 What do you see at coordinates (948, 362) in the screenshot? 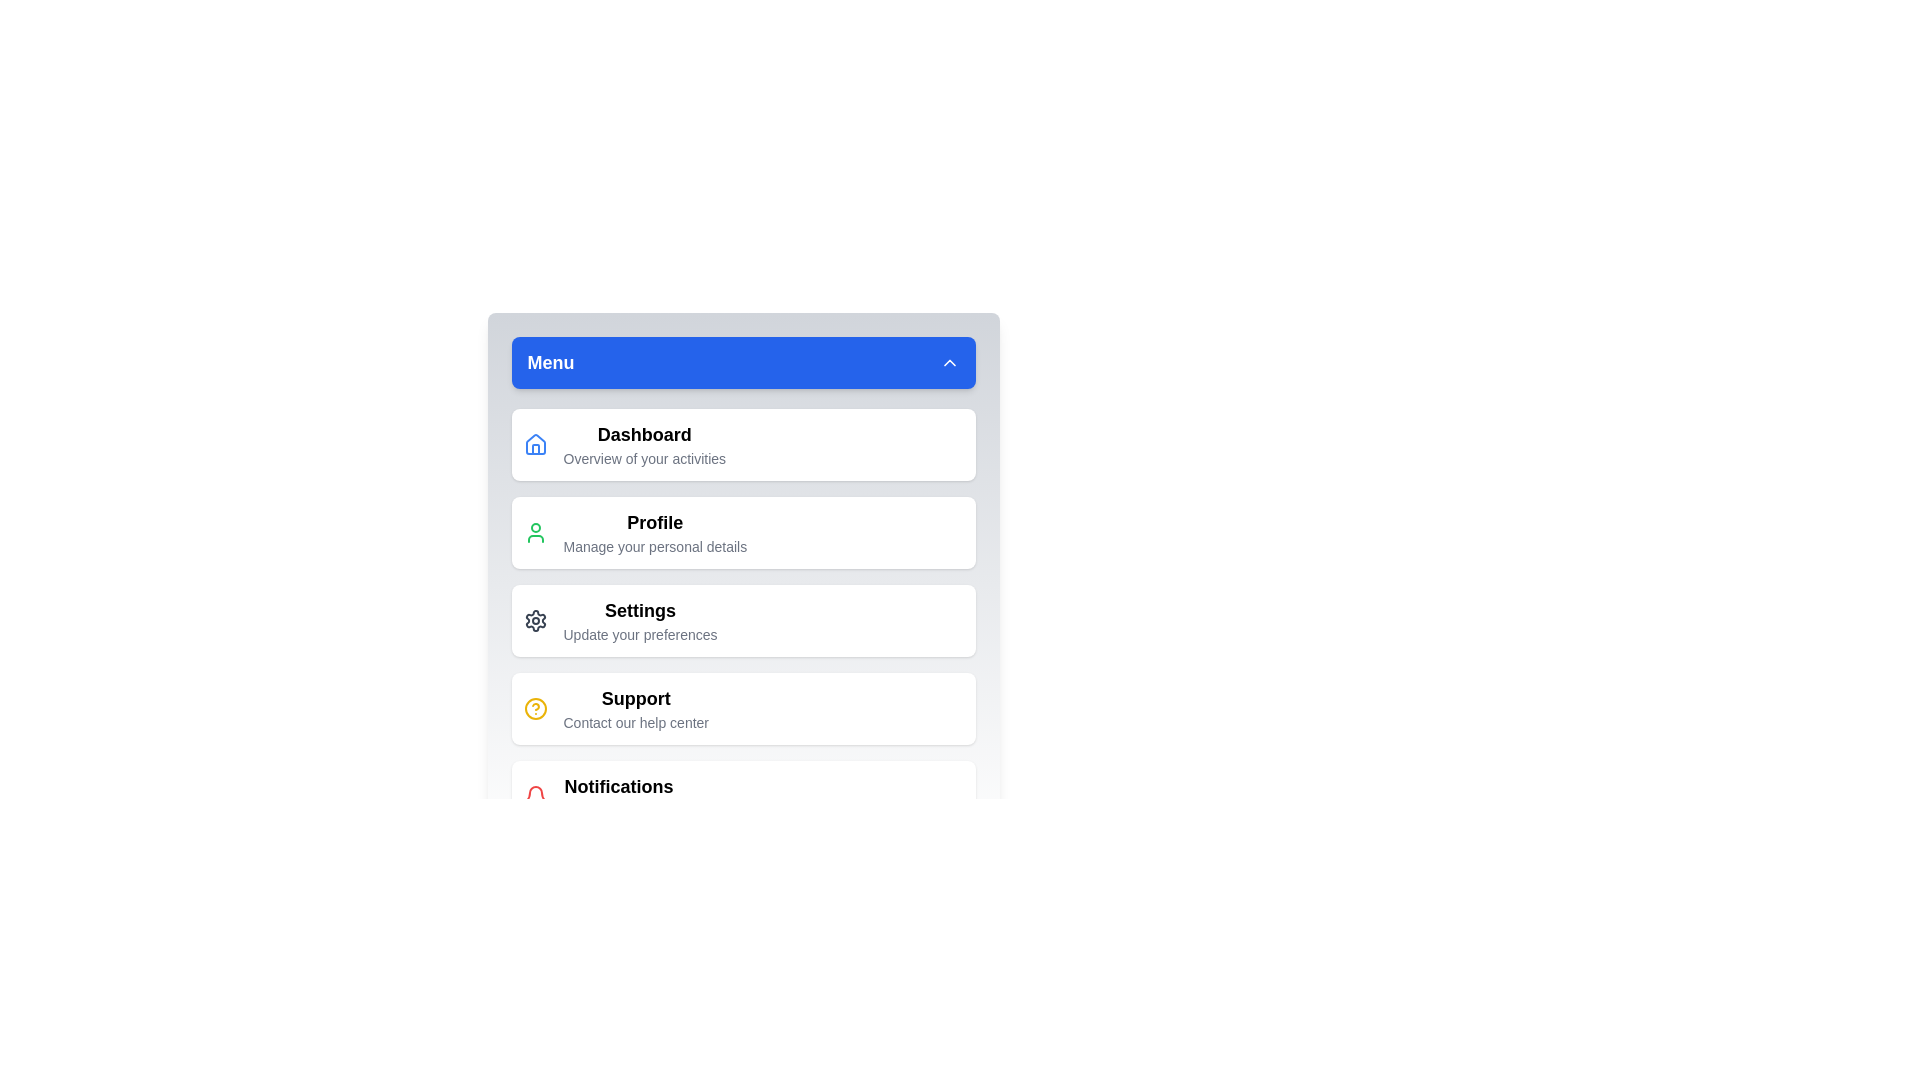
I see `the Chevron-up icon located on the right end of the top blue bar labeled 'Menu'` at bounding box center [948, 362].